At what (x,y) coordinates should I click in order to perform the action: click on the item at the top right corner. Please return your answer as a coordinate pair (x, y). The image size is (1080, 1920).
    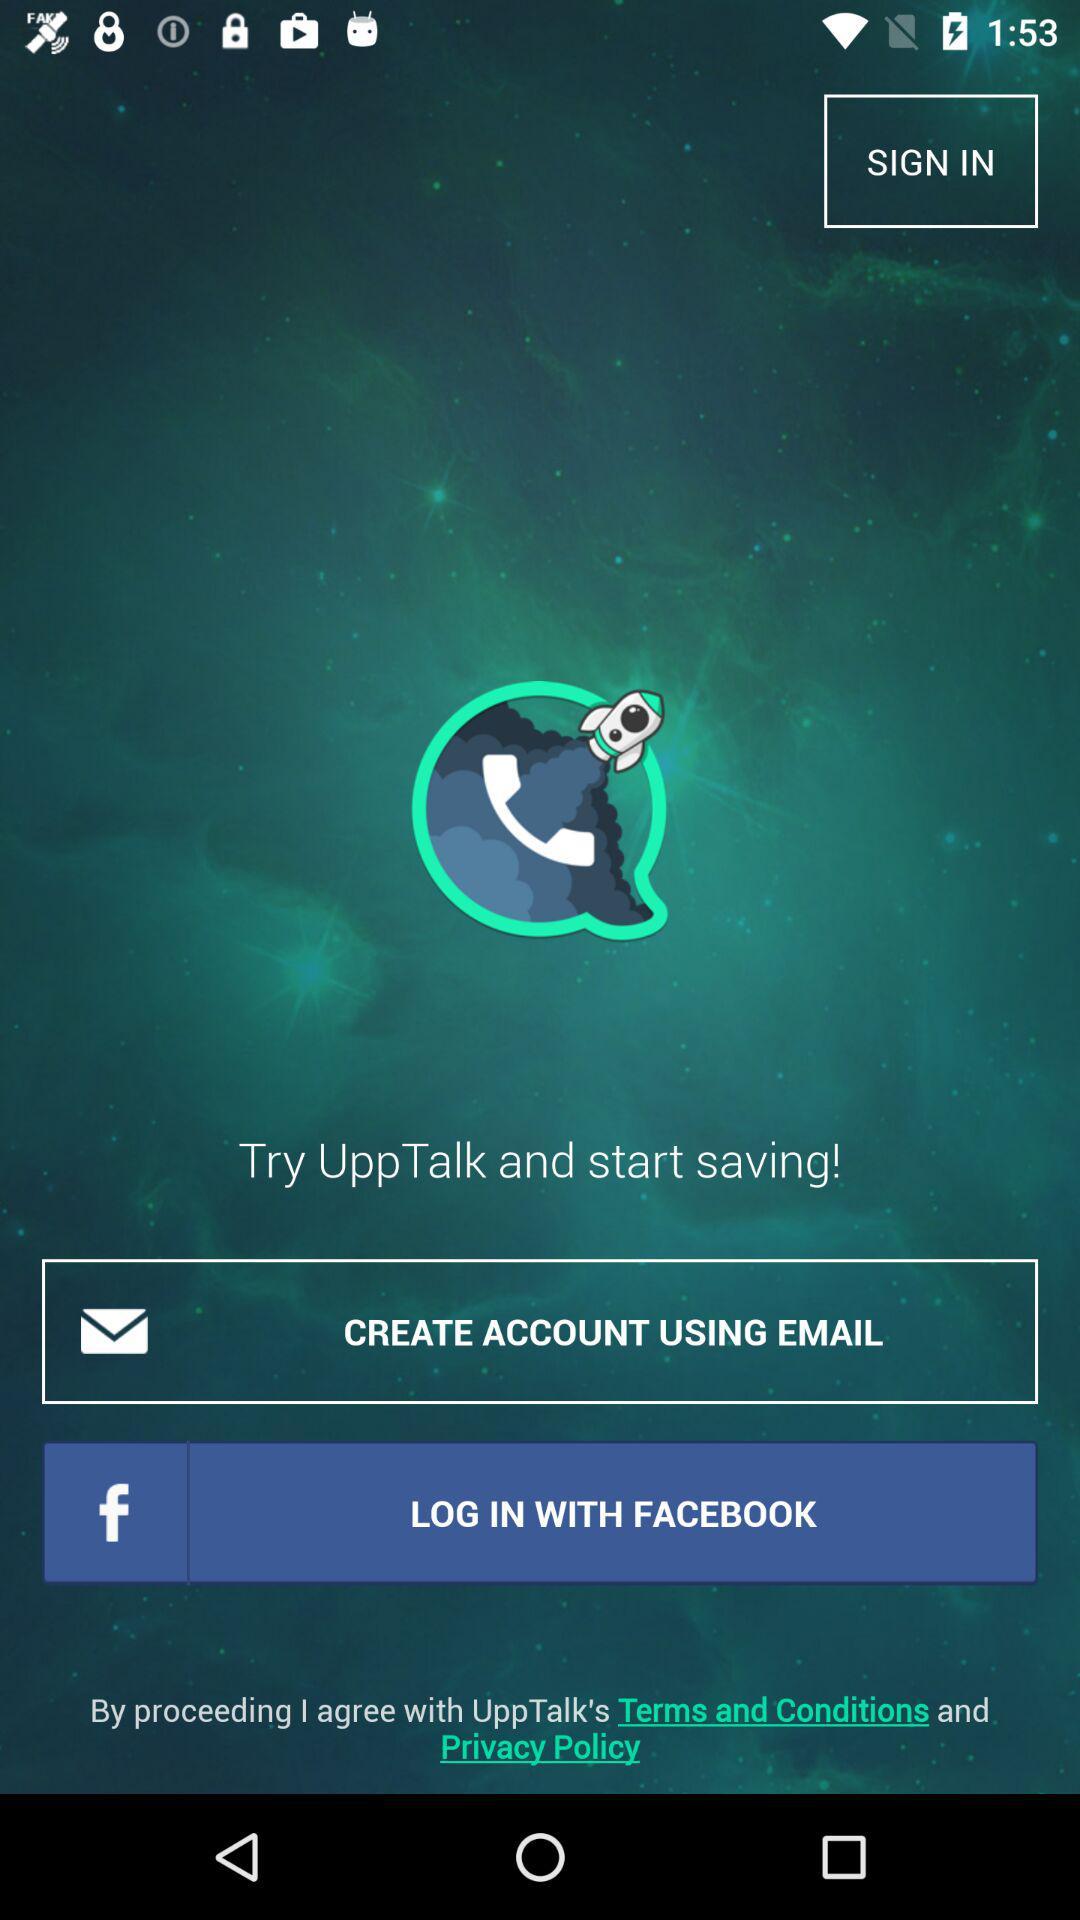
    Looking at the image, I should click on (931, 161).